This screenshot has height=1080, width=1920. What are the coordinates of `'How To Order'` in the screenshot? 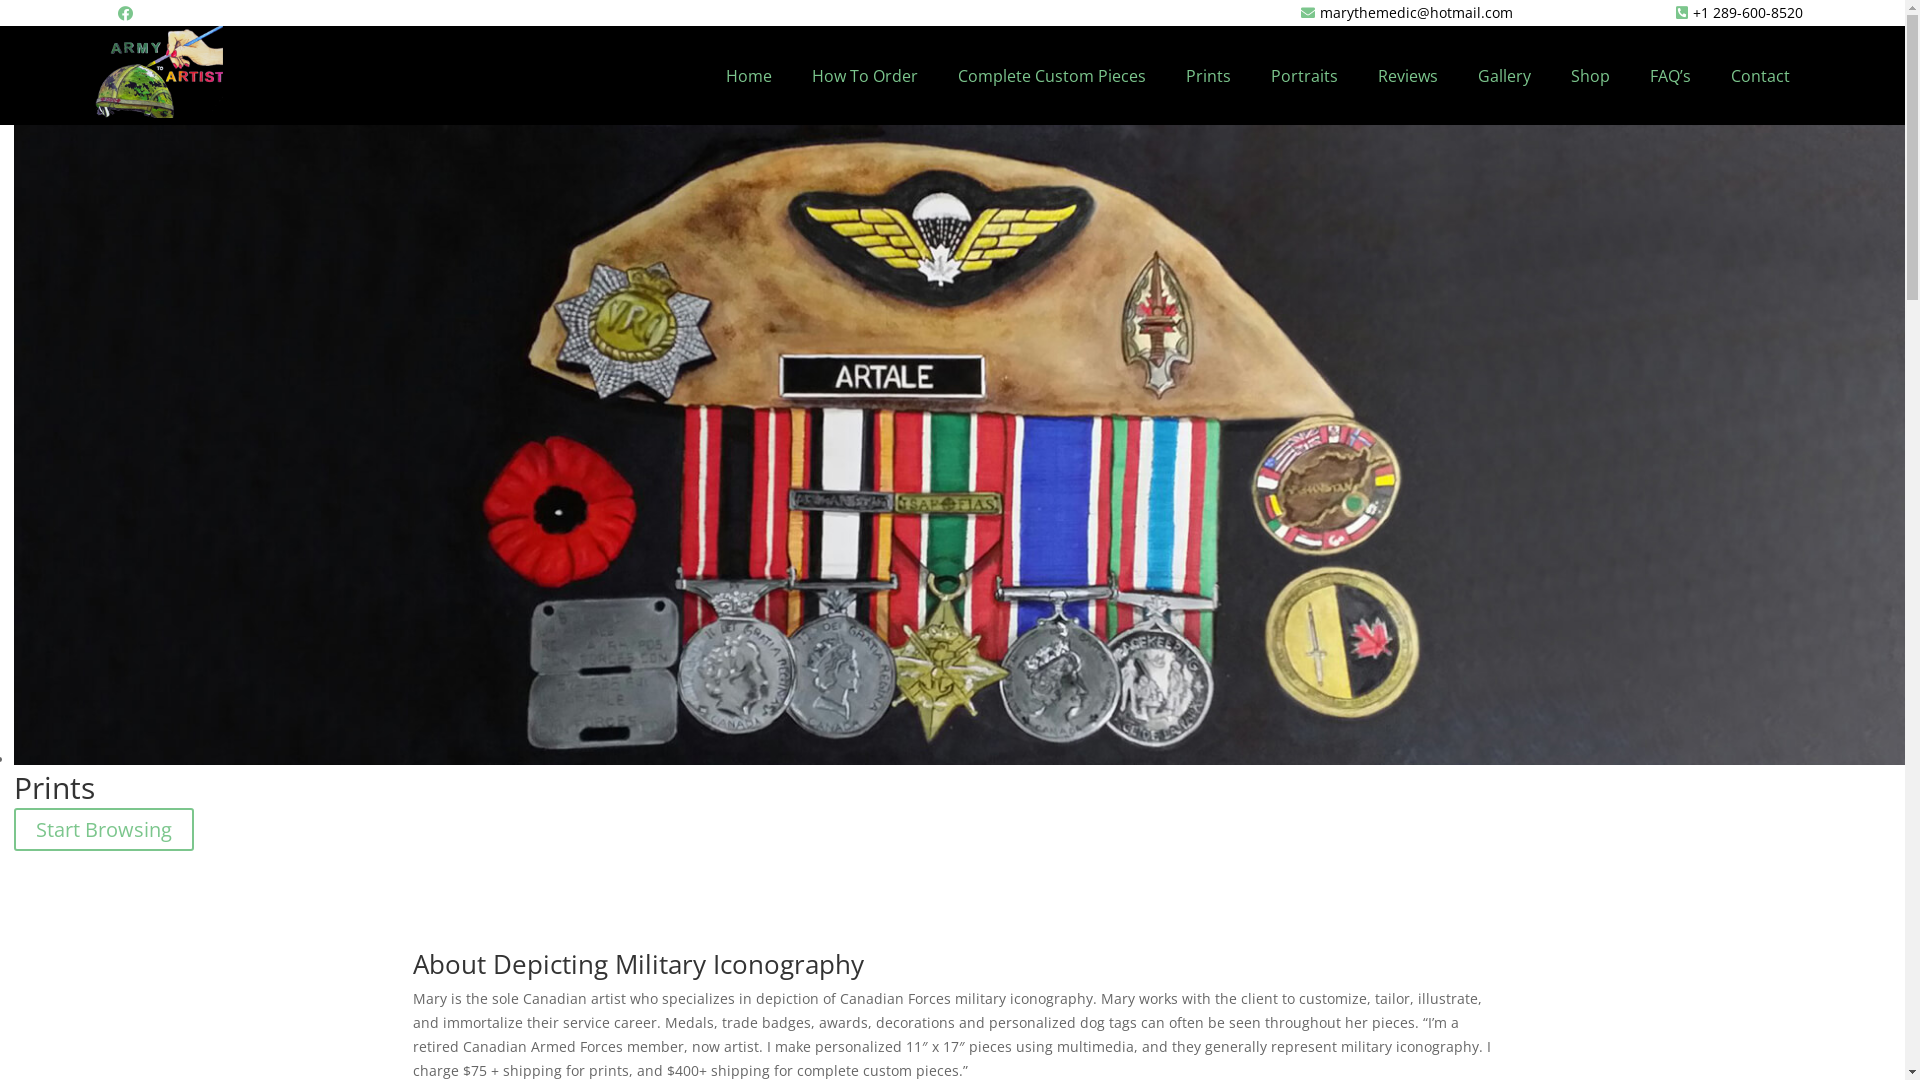 It's located at (864, 75).